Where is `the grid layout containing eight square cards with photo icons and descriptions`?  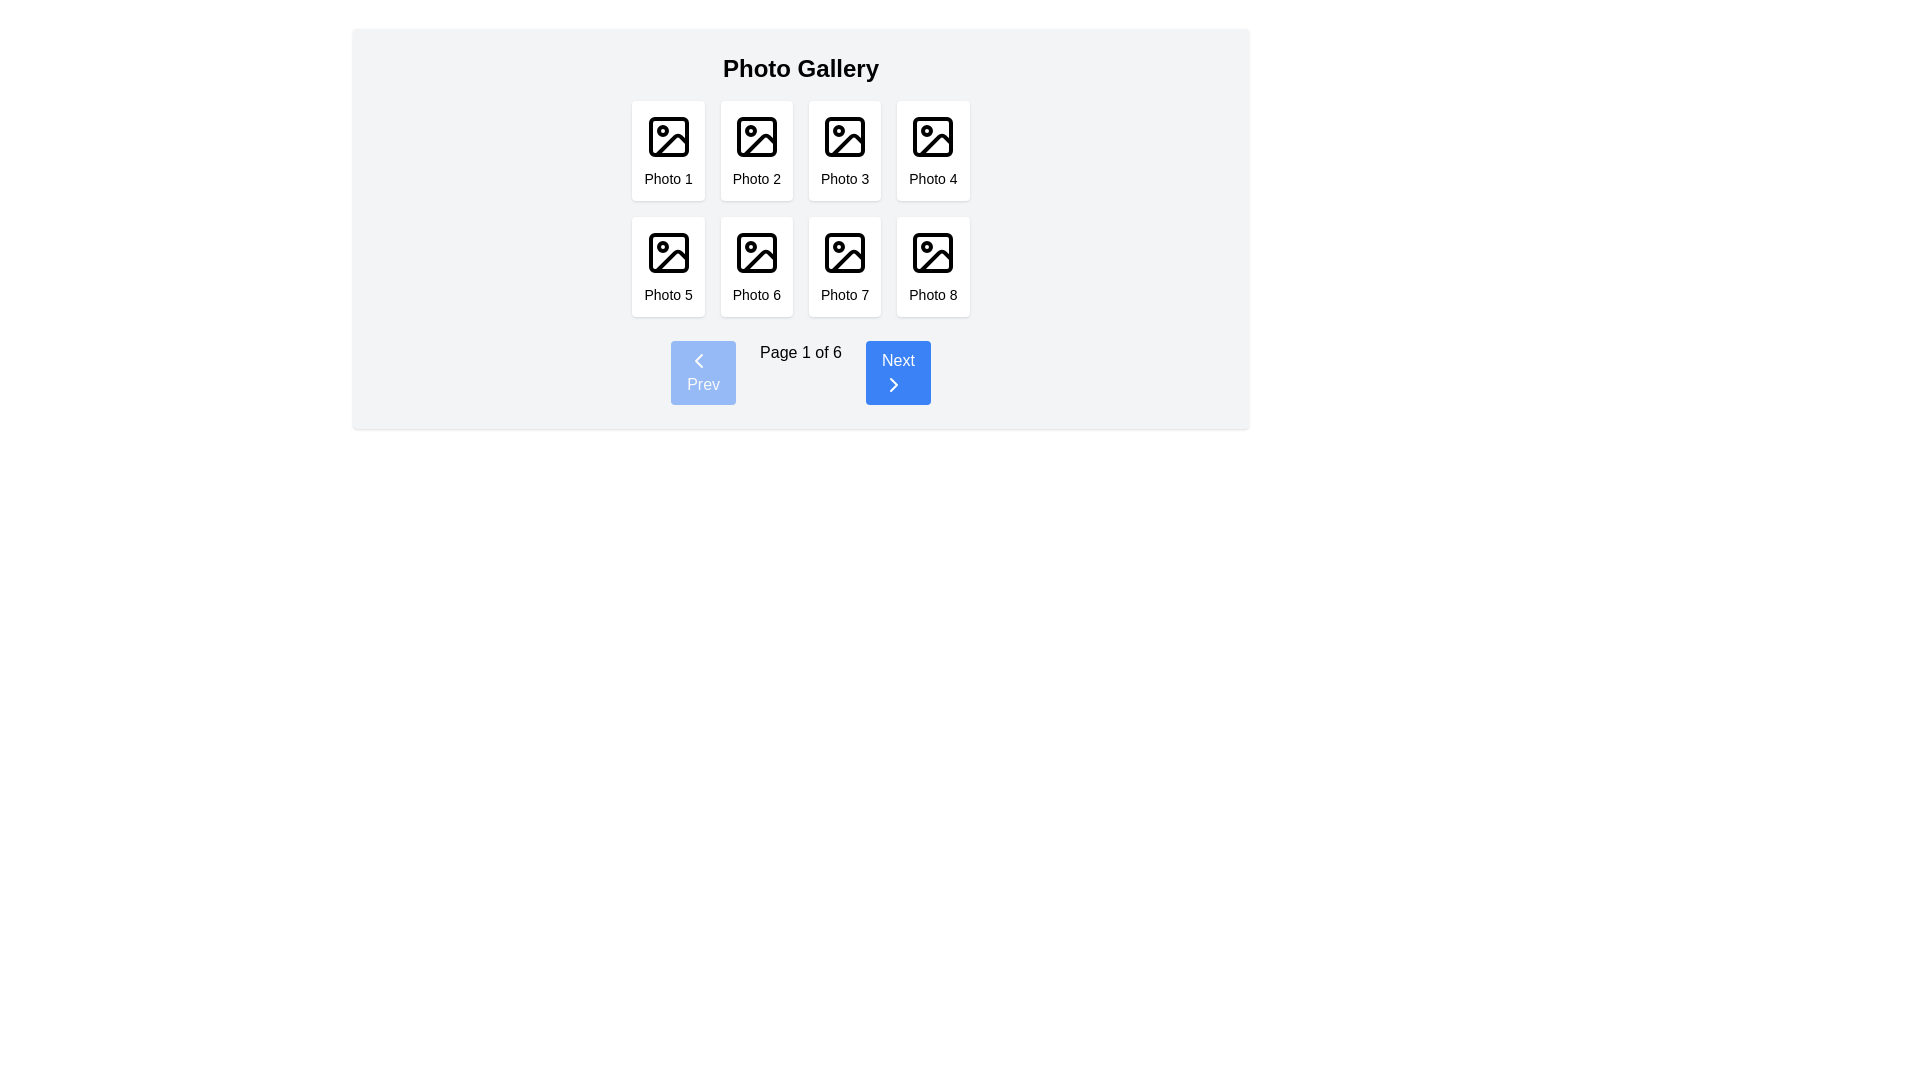 the grid layout containing eight square cards with photo icons and descriptions is located at coordinates (801, 208).